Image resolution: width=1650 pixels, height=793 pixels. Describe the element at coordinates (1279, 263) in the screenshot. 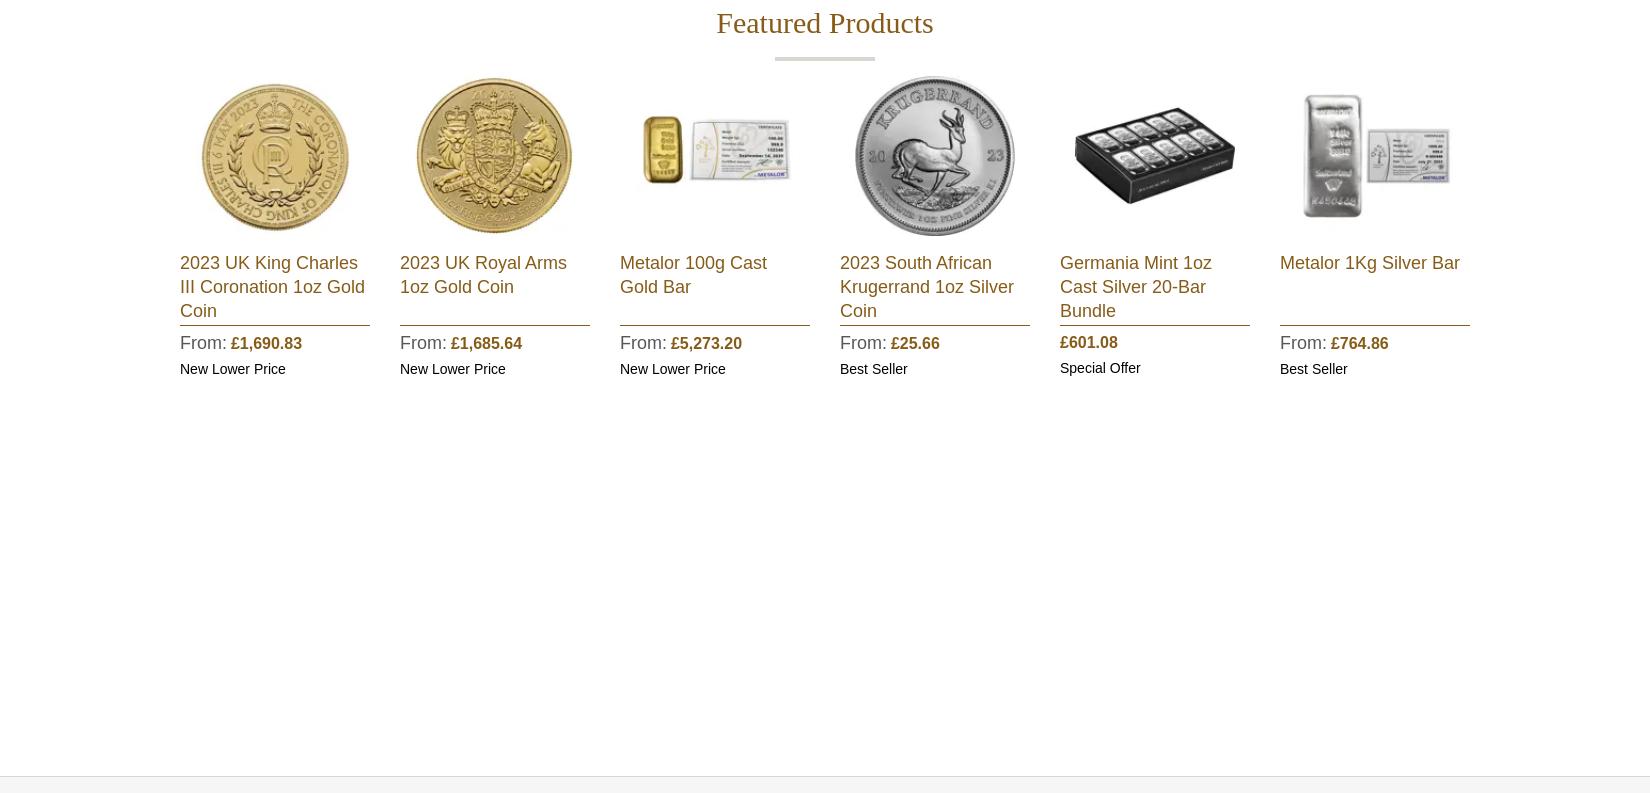

I see `'Metalor 1Kg Silver Bar'` at that location.